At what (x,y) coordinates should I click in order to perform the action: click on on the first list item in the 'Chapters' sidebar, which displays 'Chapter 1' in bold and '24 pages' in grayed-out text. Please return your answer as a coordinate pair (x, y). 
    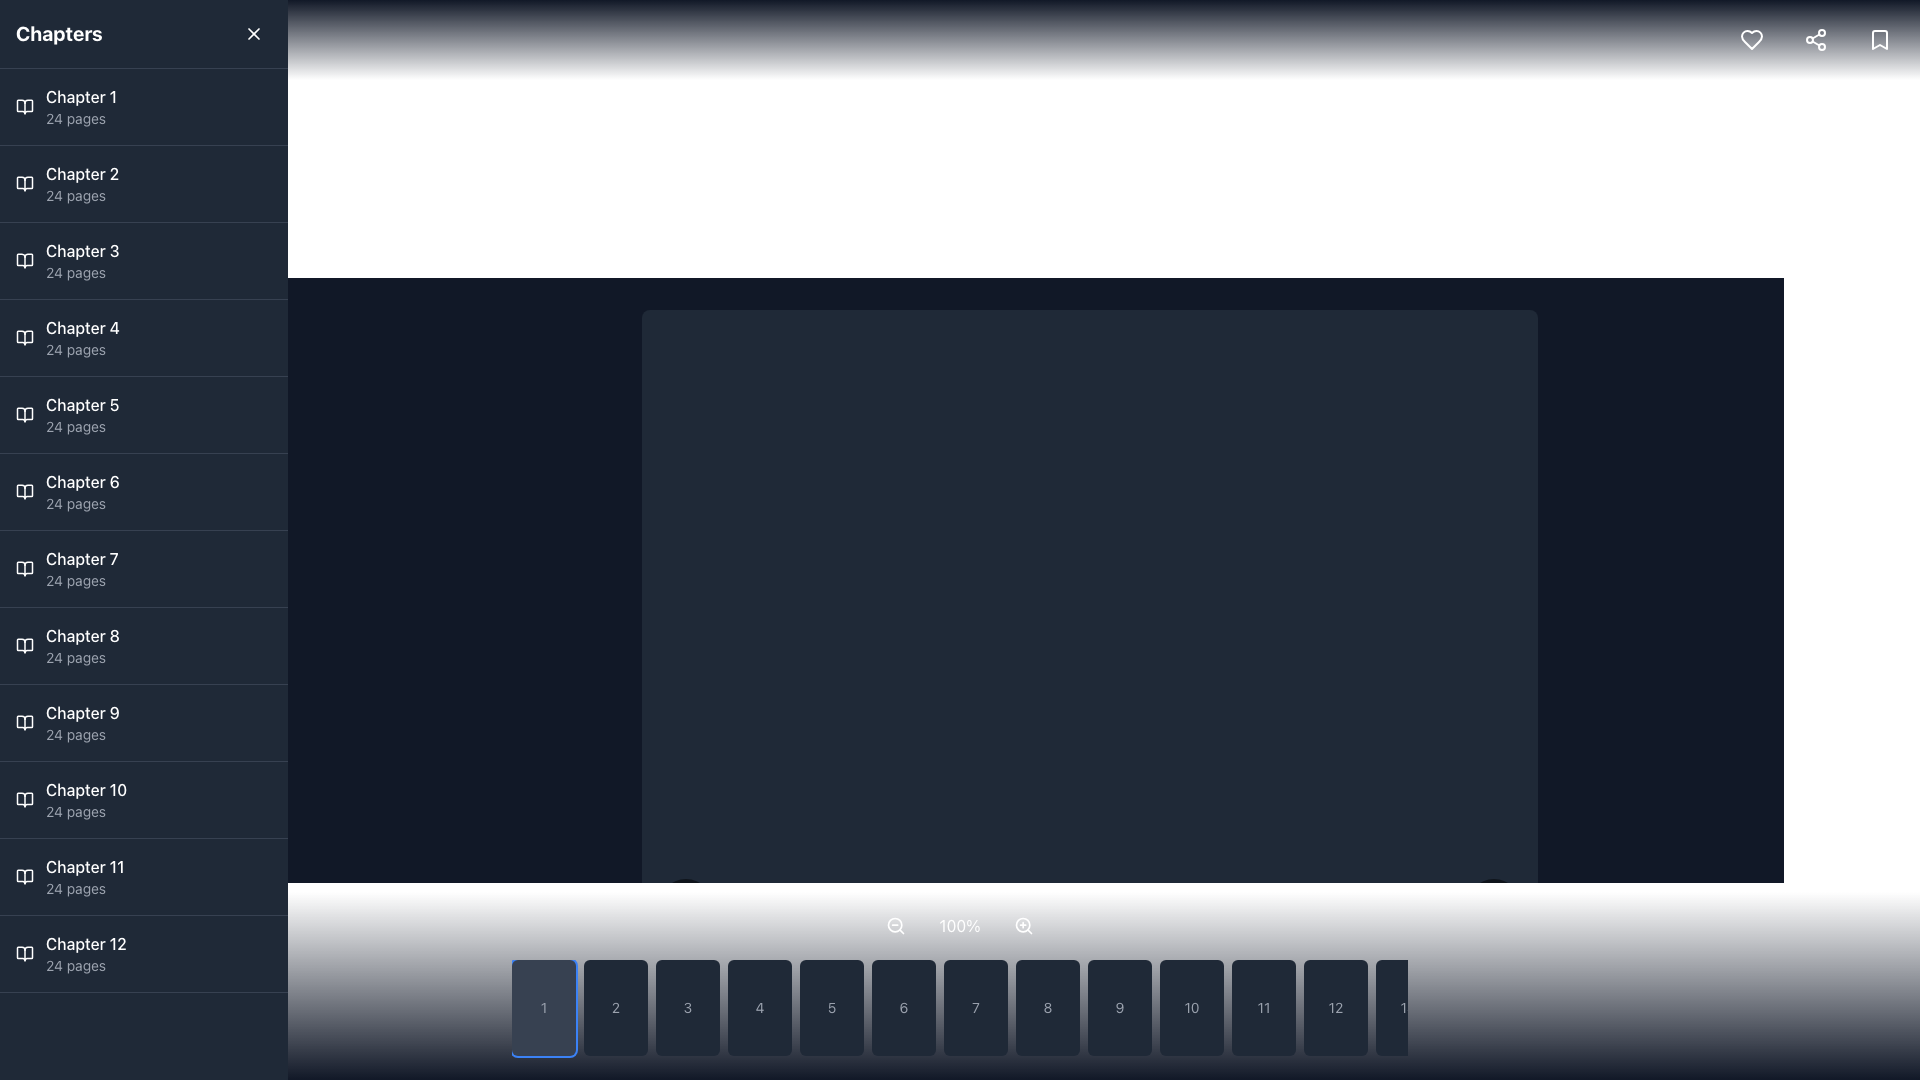
    Looking at the image, I should click on (80, 107).